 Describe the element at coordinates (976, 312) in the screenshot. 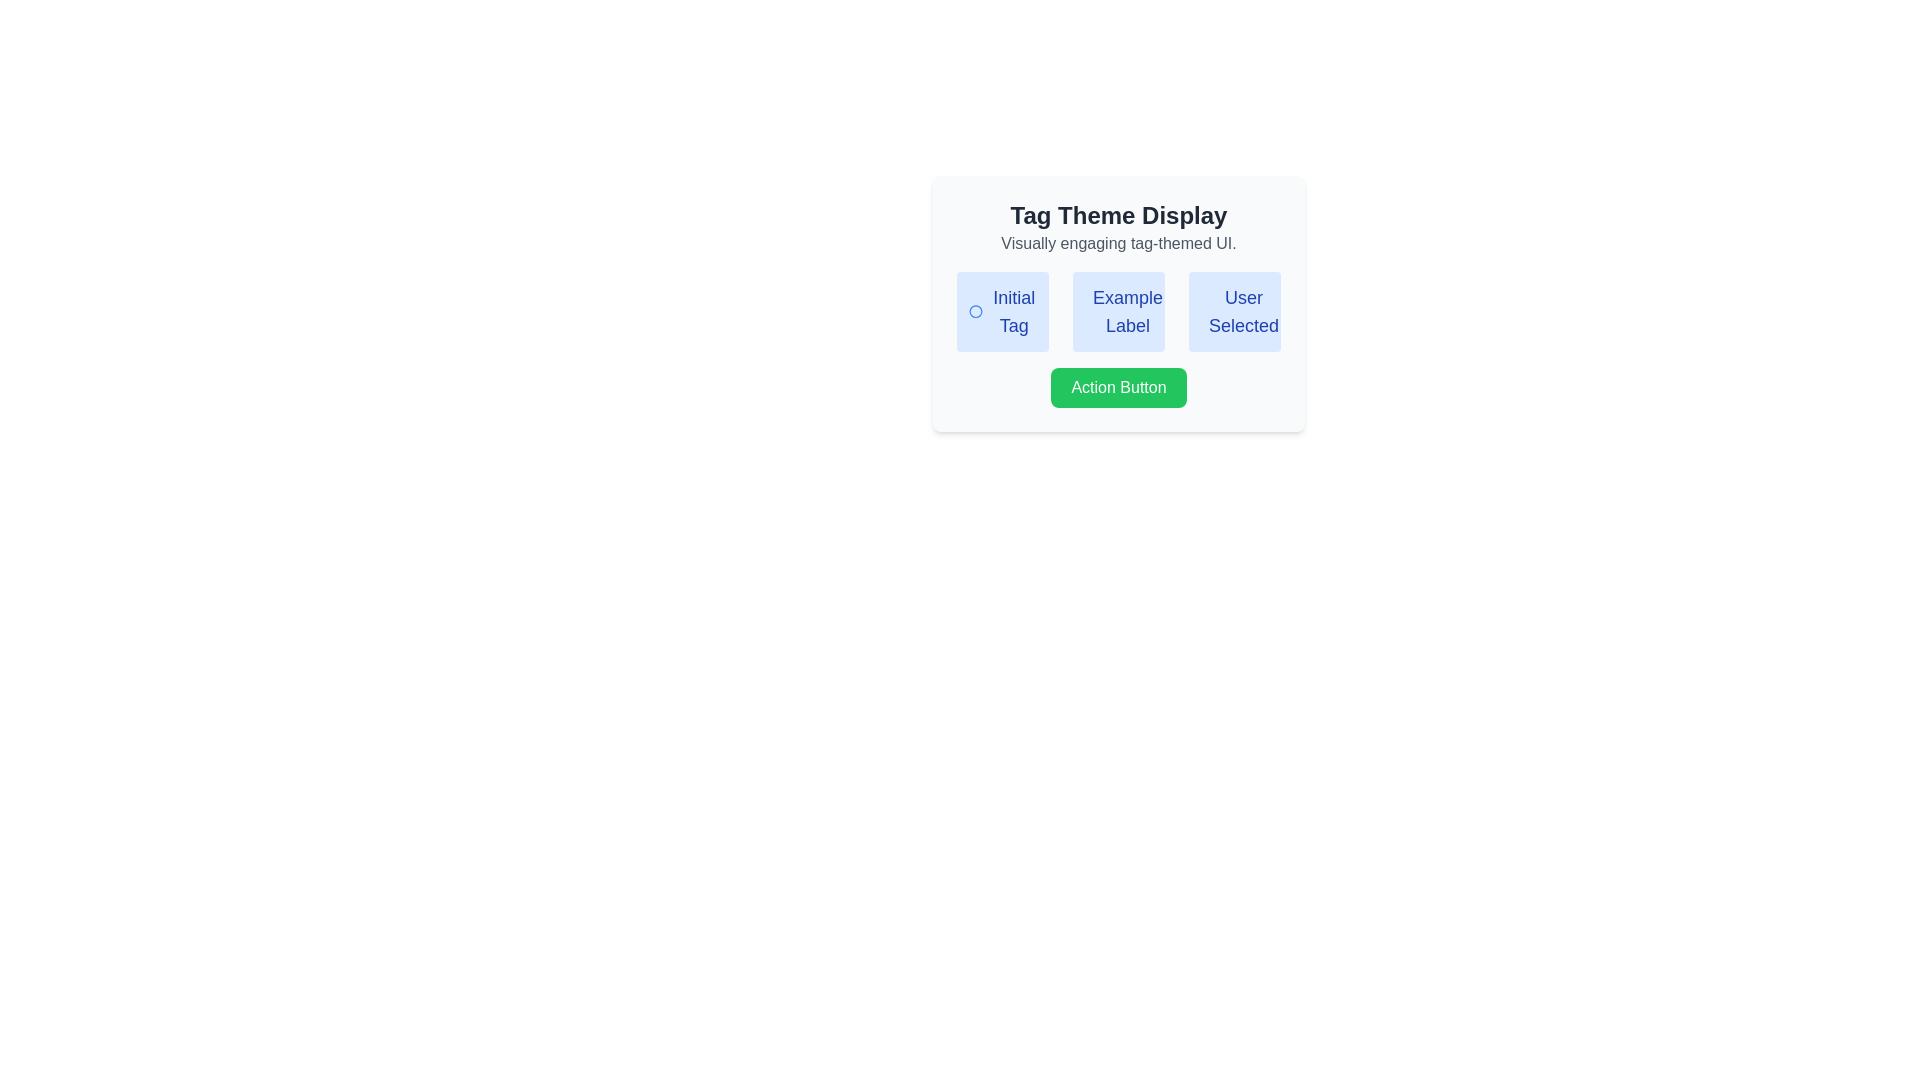

I see `the SVG Circle element located inside the 'Initial Tag' label in the top row of labels` at that location.